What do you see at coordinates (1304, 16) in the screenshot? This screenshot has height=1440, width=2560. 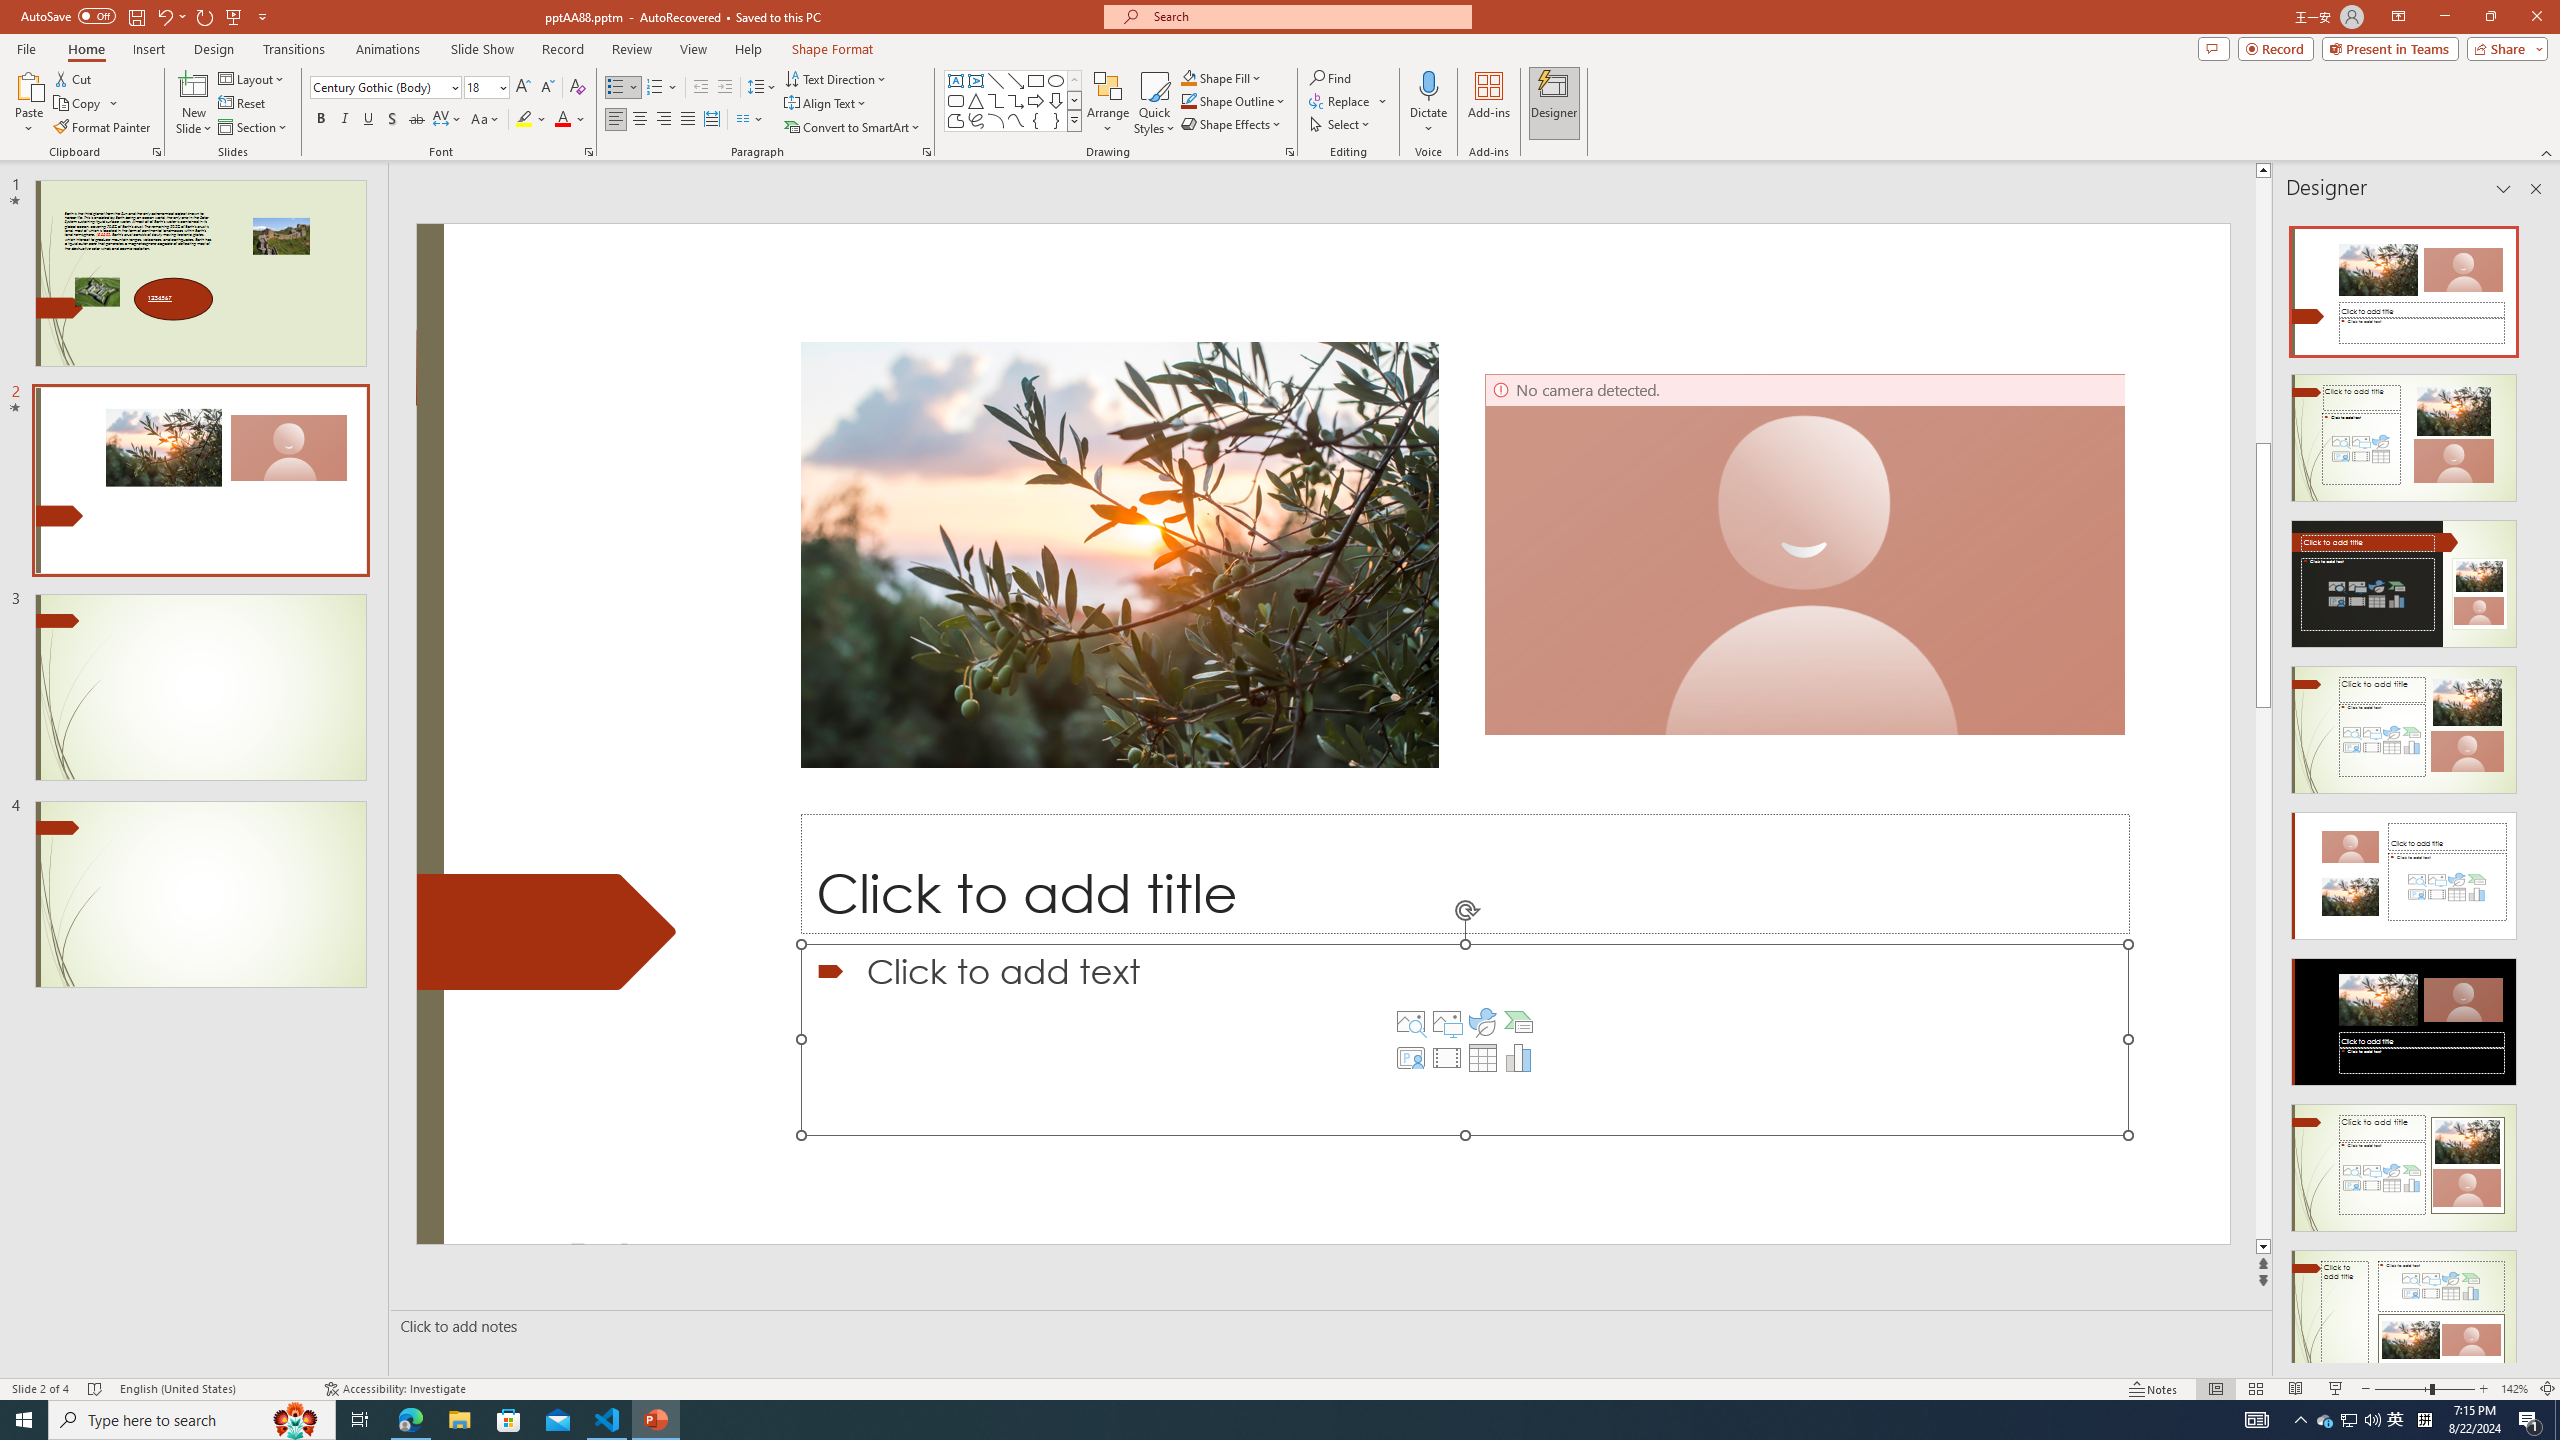 I see `'Microsoft search'` at bounding box center [1304, 16].